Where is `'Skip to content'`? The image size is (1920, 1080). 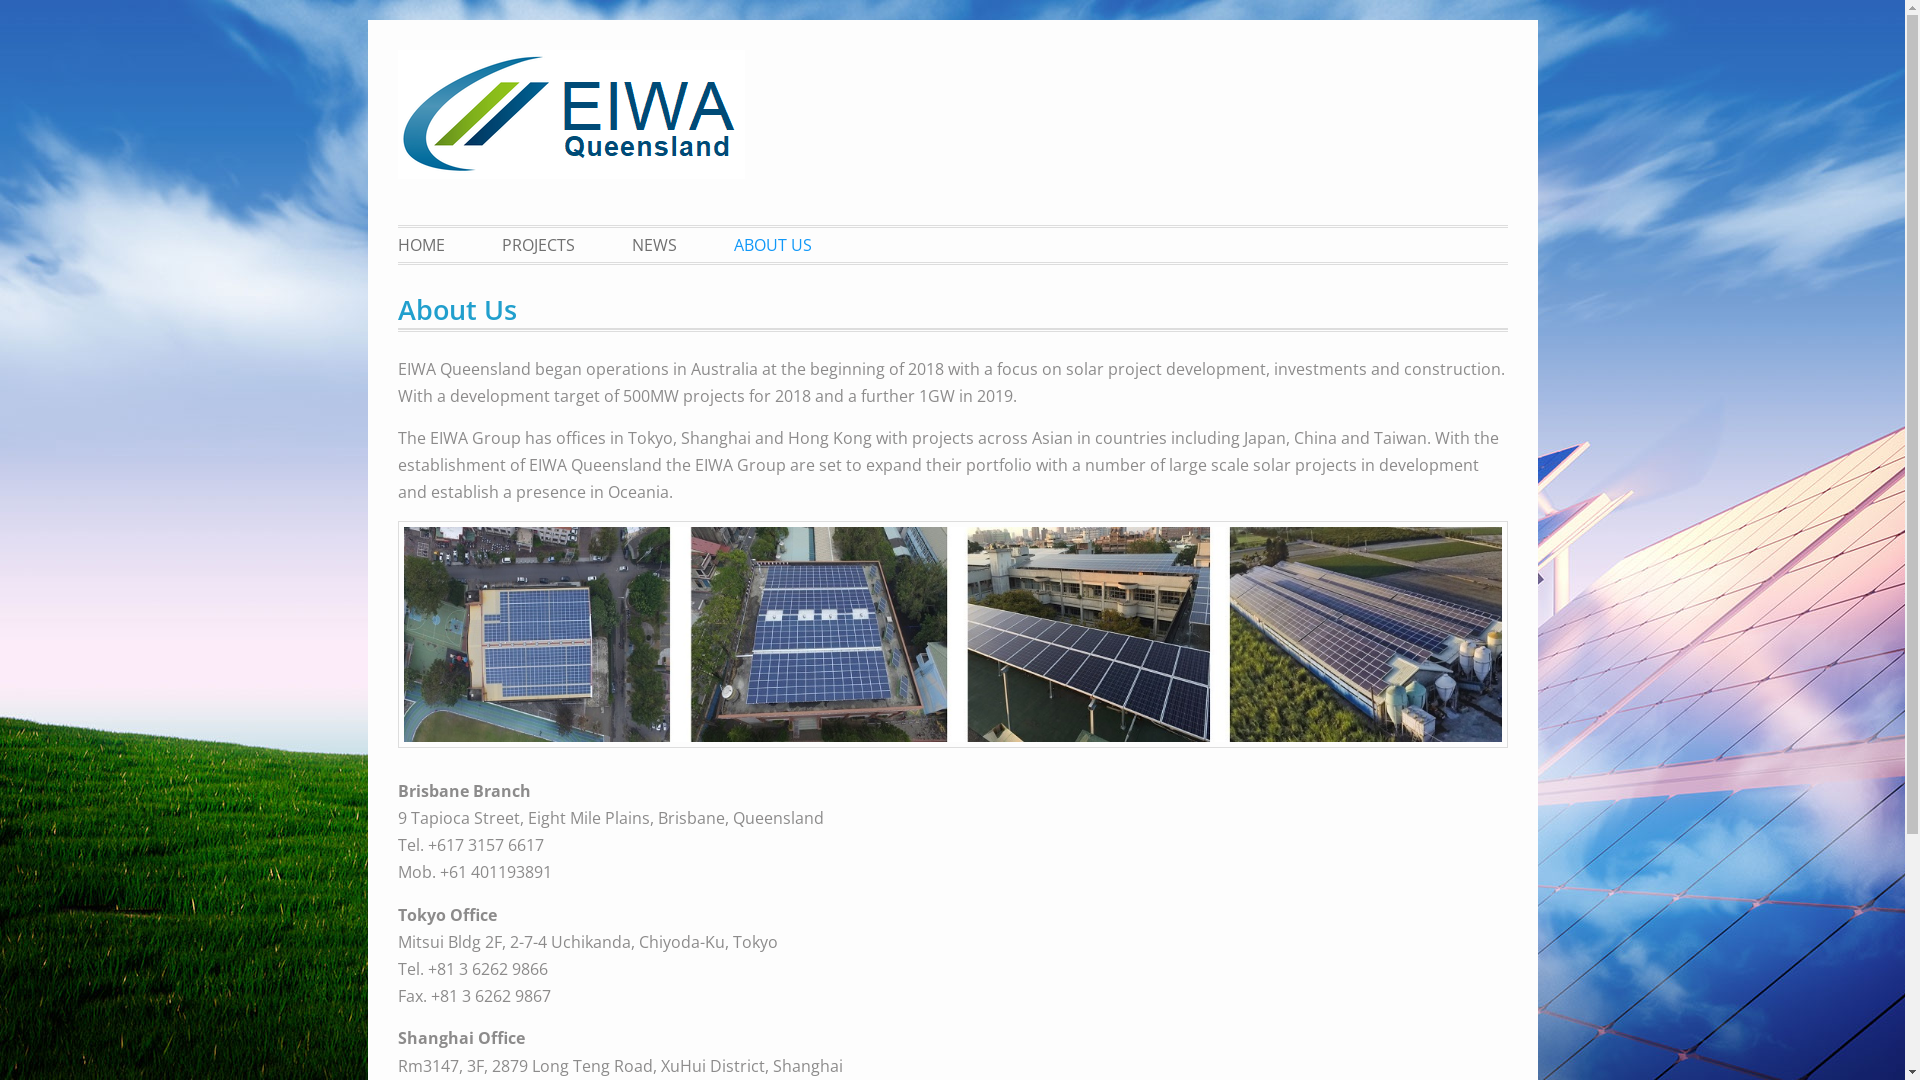
'Skip to content' is located at coordinates (396, 19).